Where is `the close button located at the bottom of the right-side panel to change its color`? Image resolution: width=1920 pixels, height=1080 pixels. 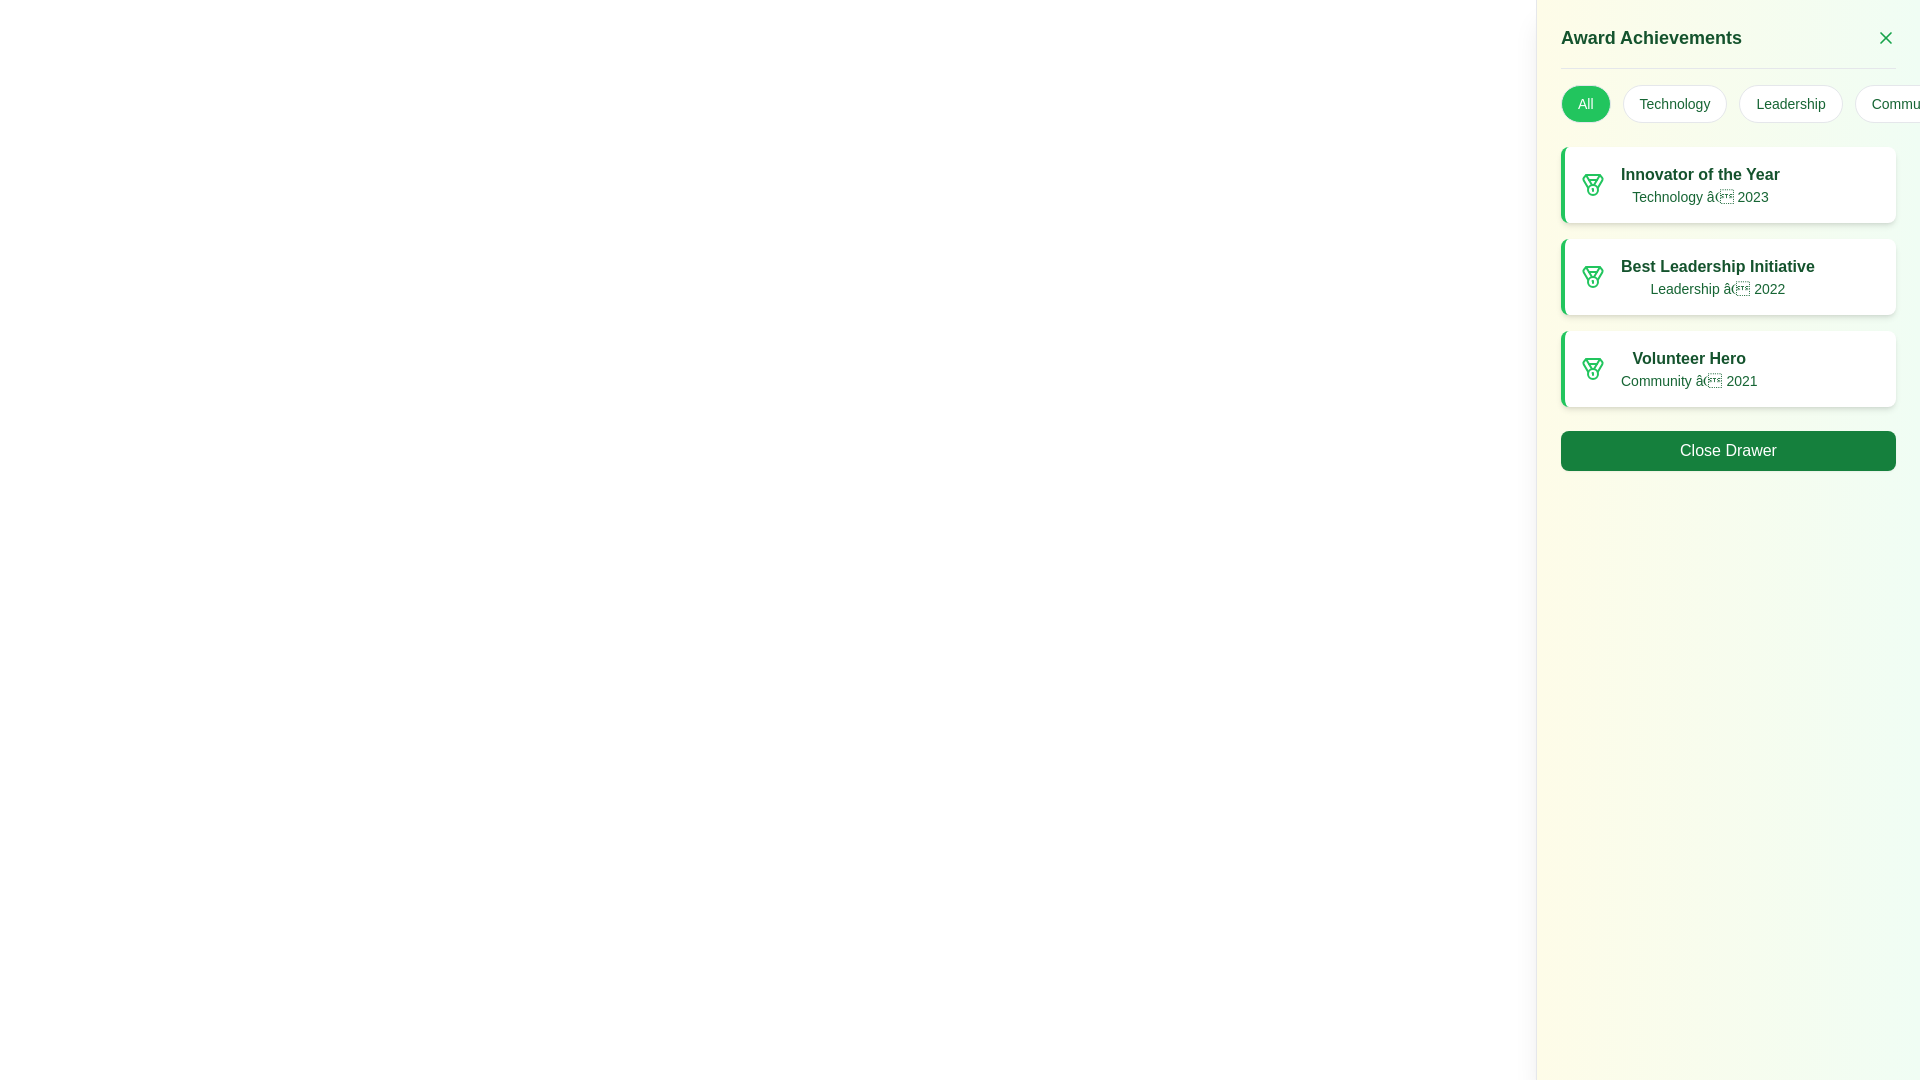
the close button located at the bottom of the right-side panel to change its color is located at coordinates (1727, 451).